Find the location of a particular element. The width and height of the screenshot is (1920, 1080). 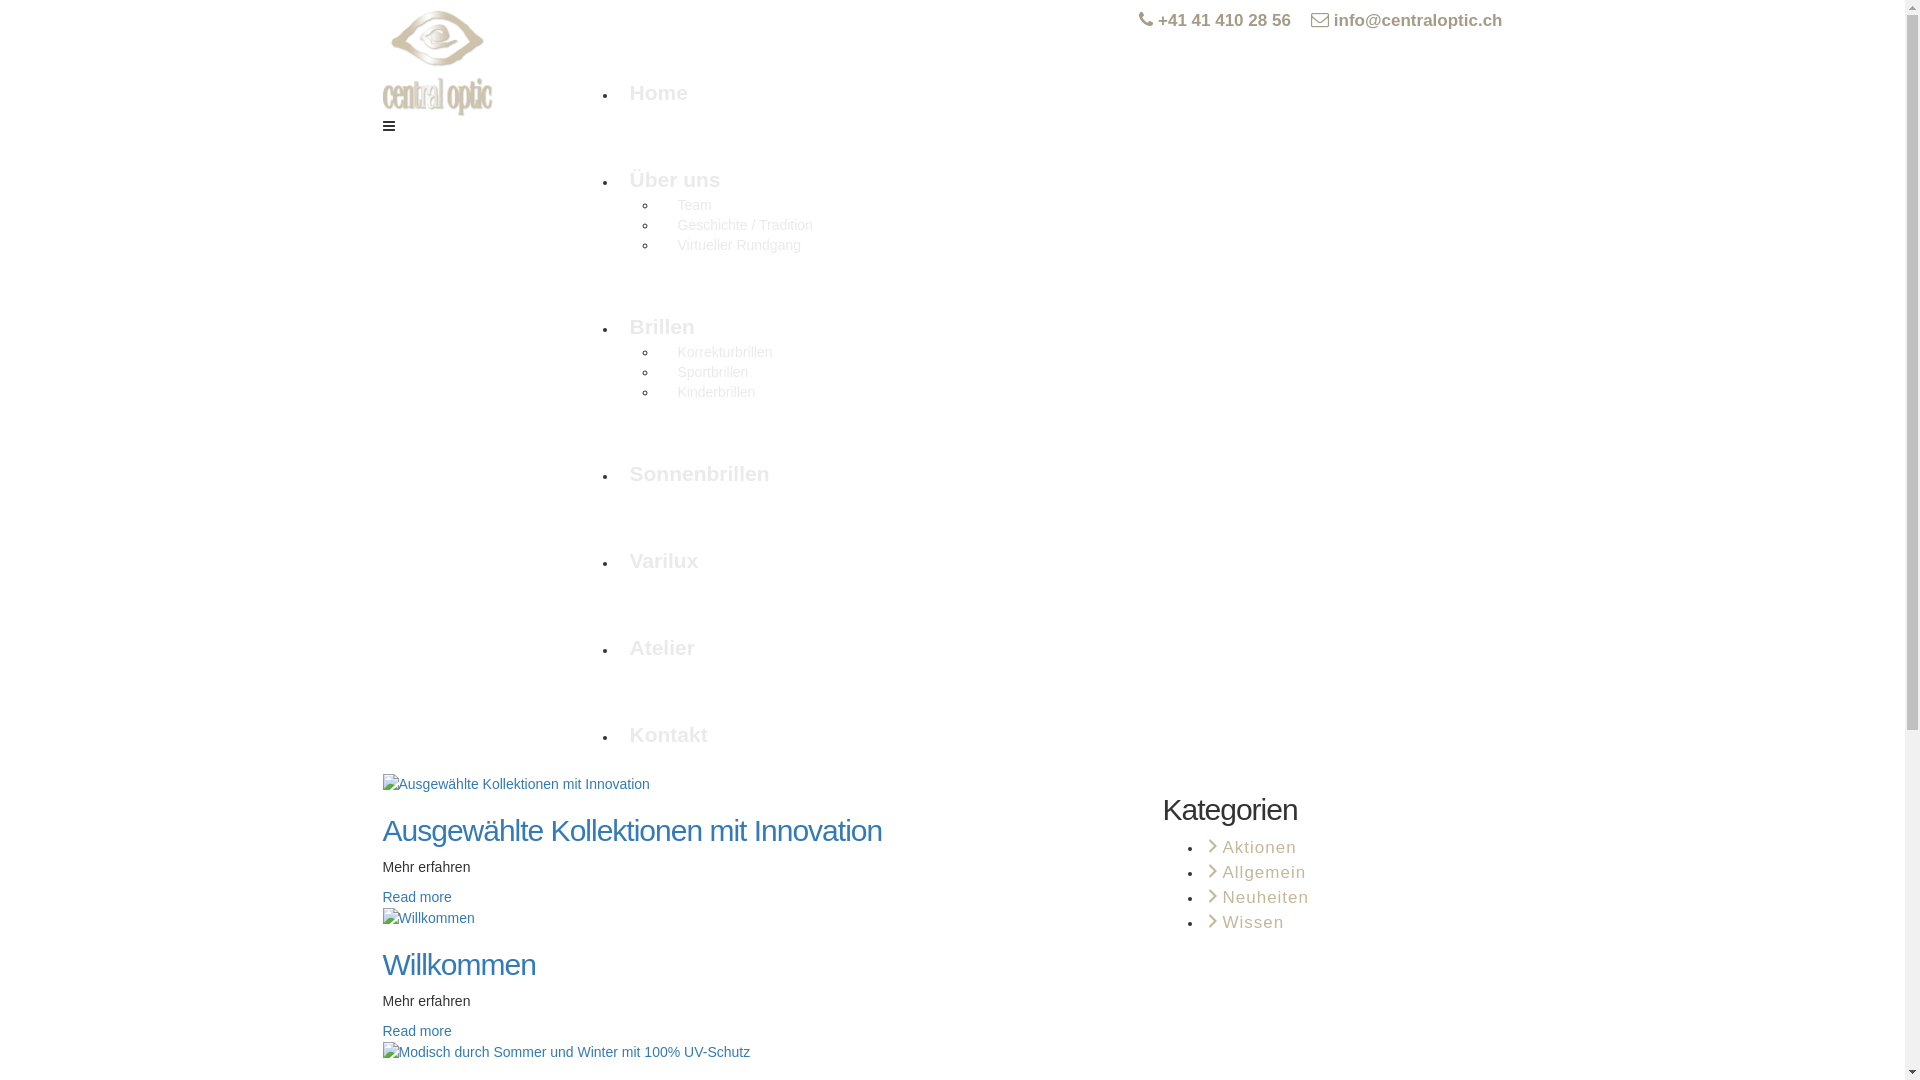

'Kontakt' is located at coordinates (668, 734).